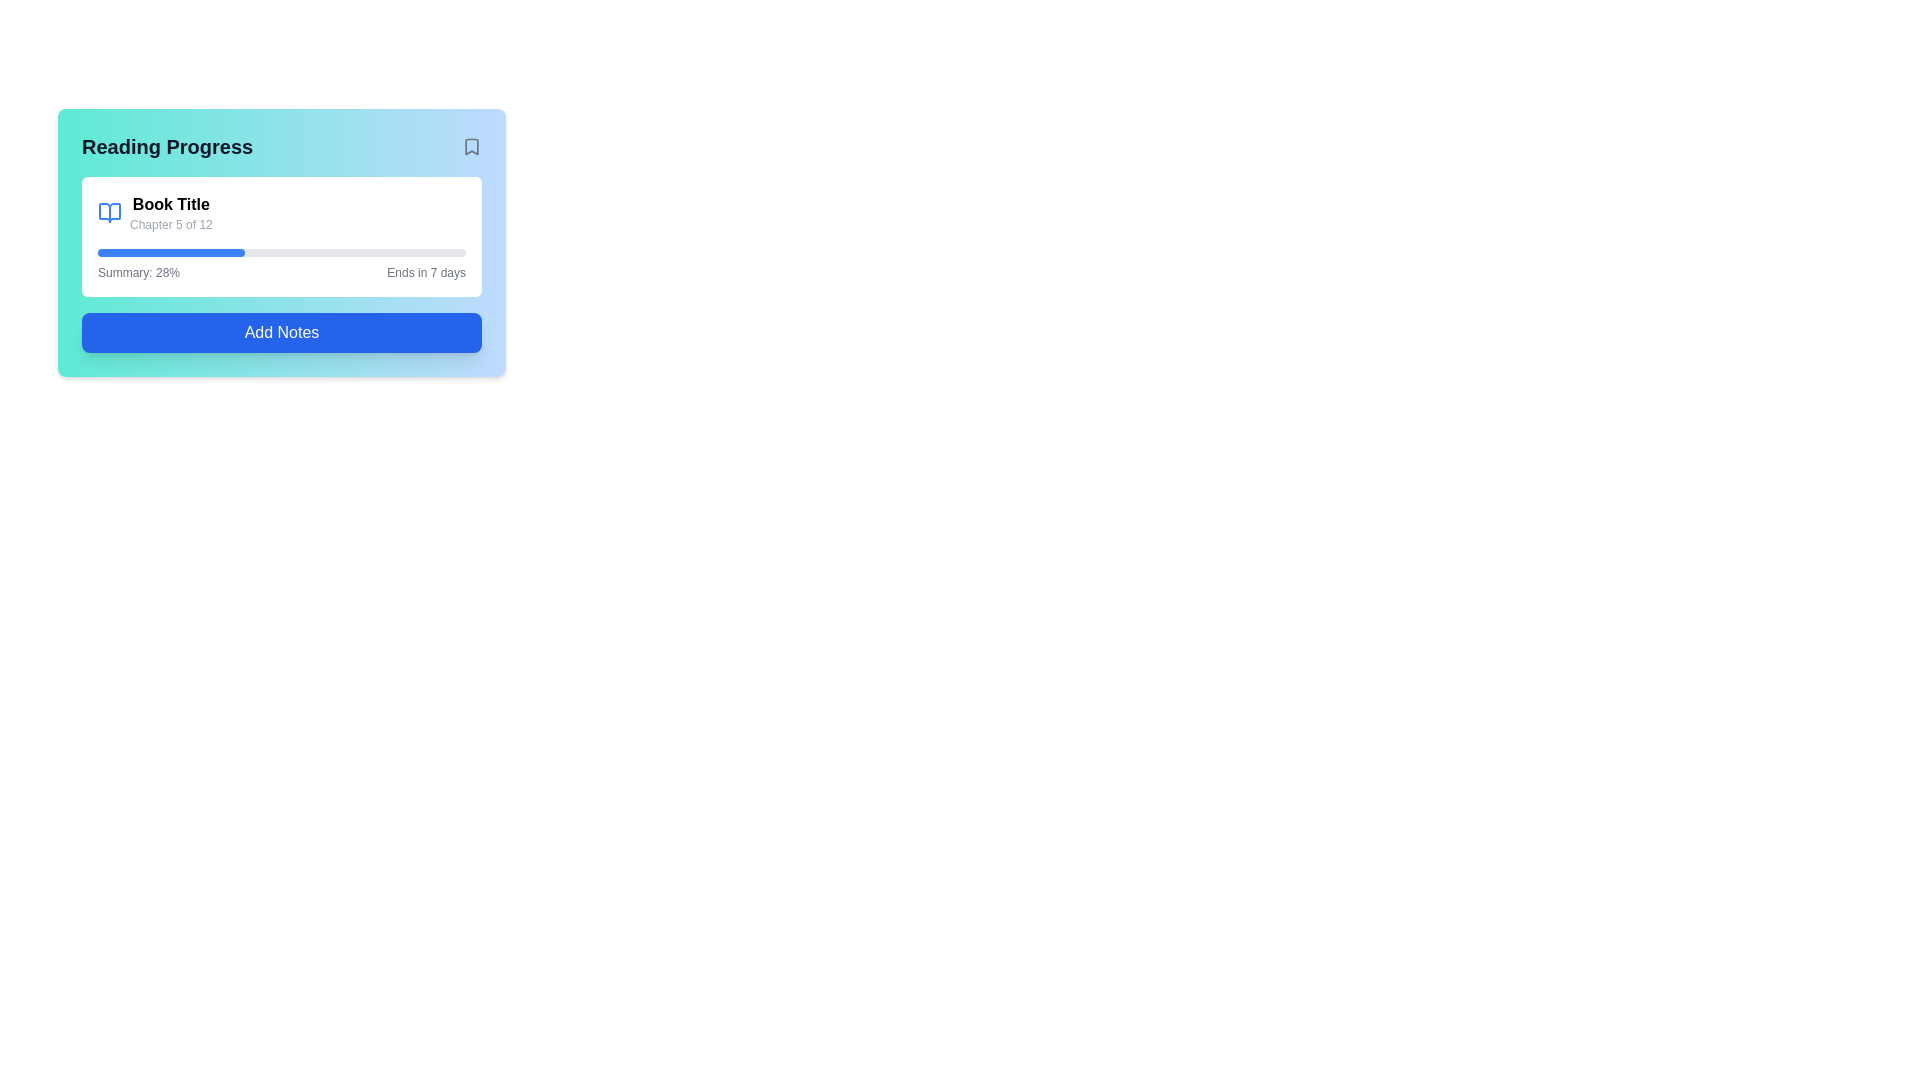 The width and height of the screenshot is (1920, 1080). Describe the element at coordinates (109, 212) in the screenshot. I see `the decorative book icon located within the 'Reading Progress' card, which is positioned to the left of the 'Book Title' and 'Chapter 5 of 12' text` at that location.